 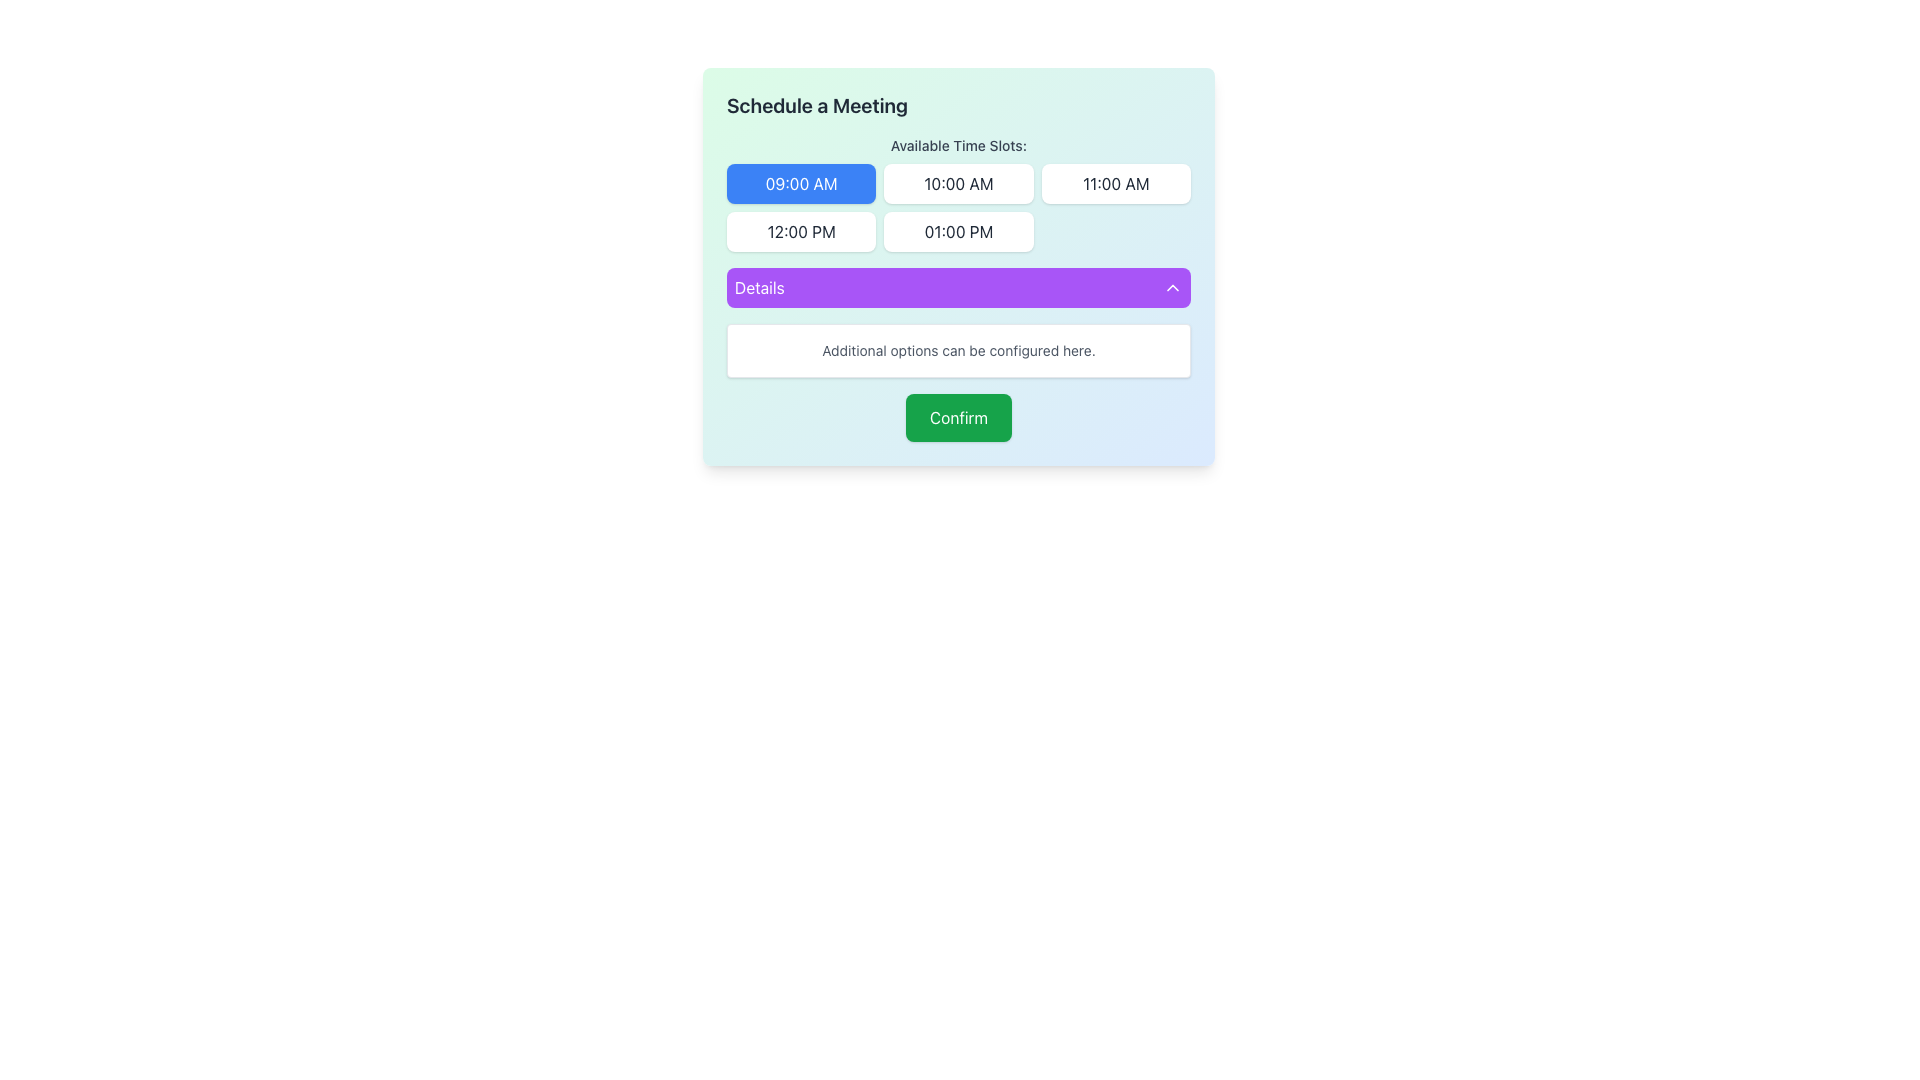 I want to click on the green rectangular button labeled 'Confirm' with bold white text, located at the bottom of a modal window, so click(x=958, y=416).